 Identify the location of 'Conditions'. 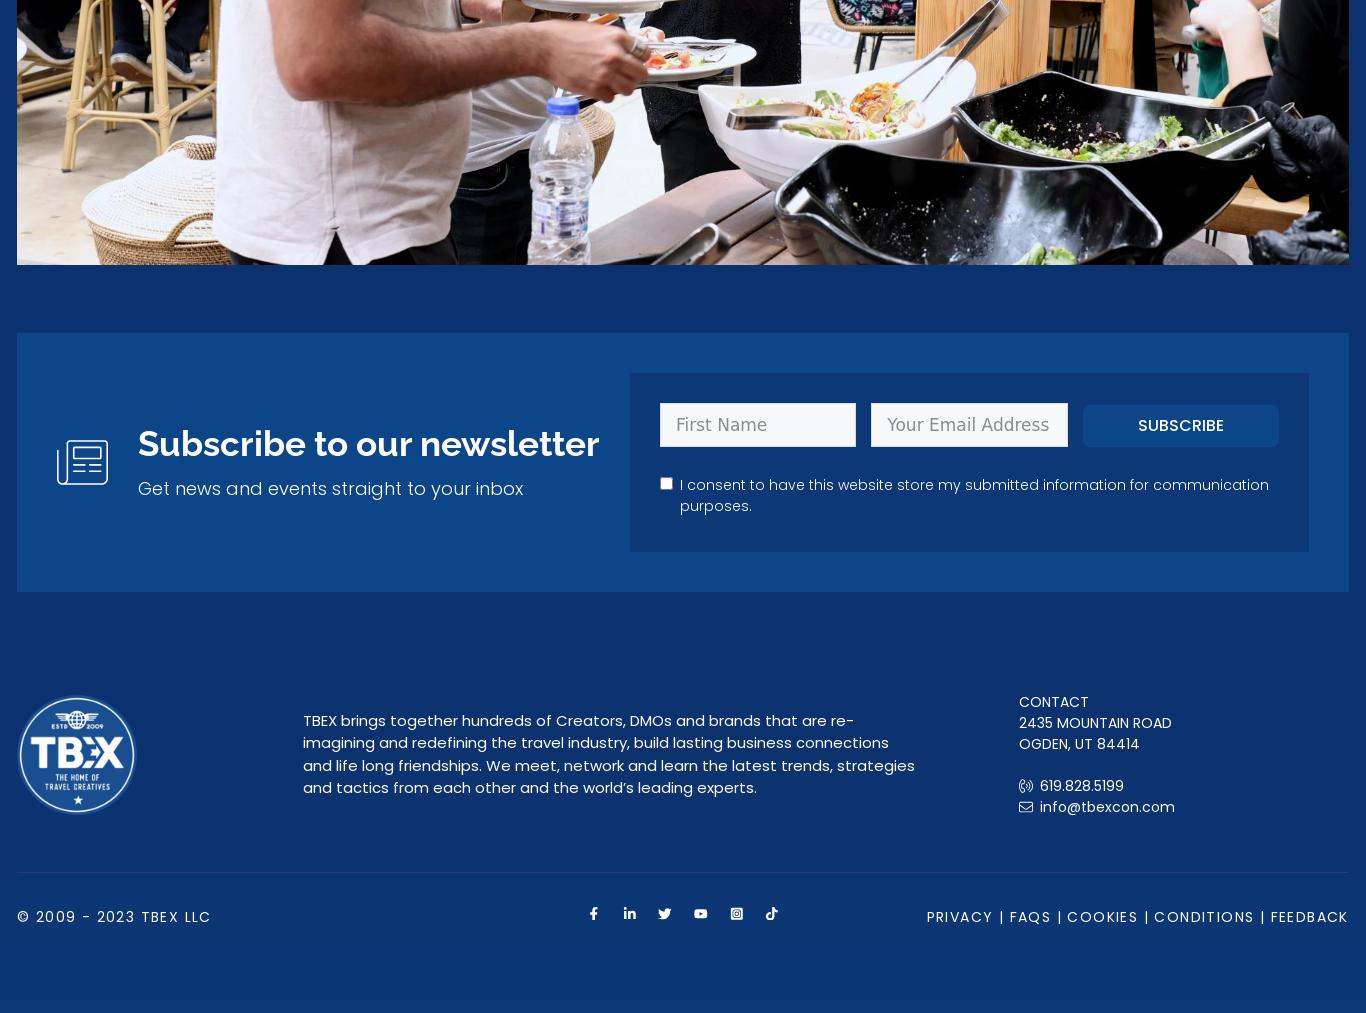
(1203, 915).